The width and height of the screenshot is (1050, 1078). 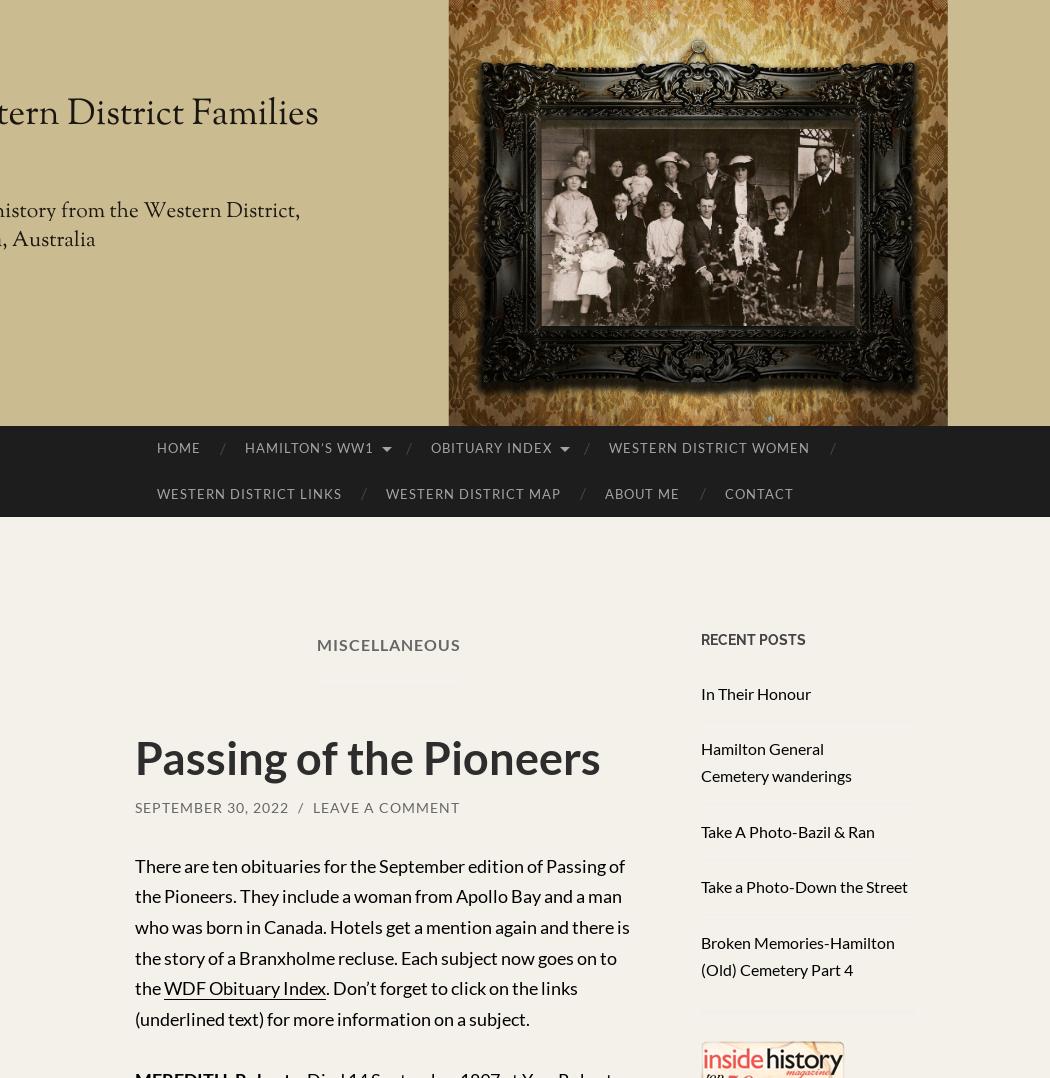 I want to click on 'Take A Photo-Bazil & Ran', so click(x=786, y=830).